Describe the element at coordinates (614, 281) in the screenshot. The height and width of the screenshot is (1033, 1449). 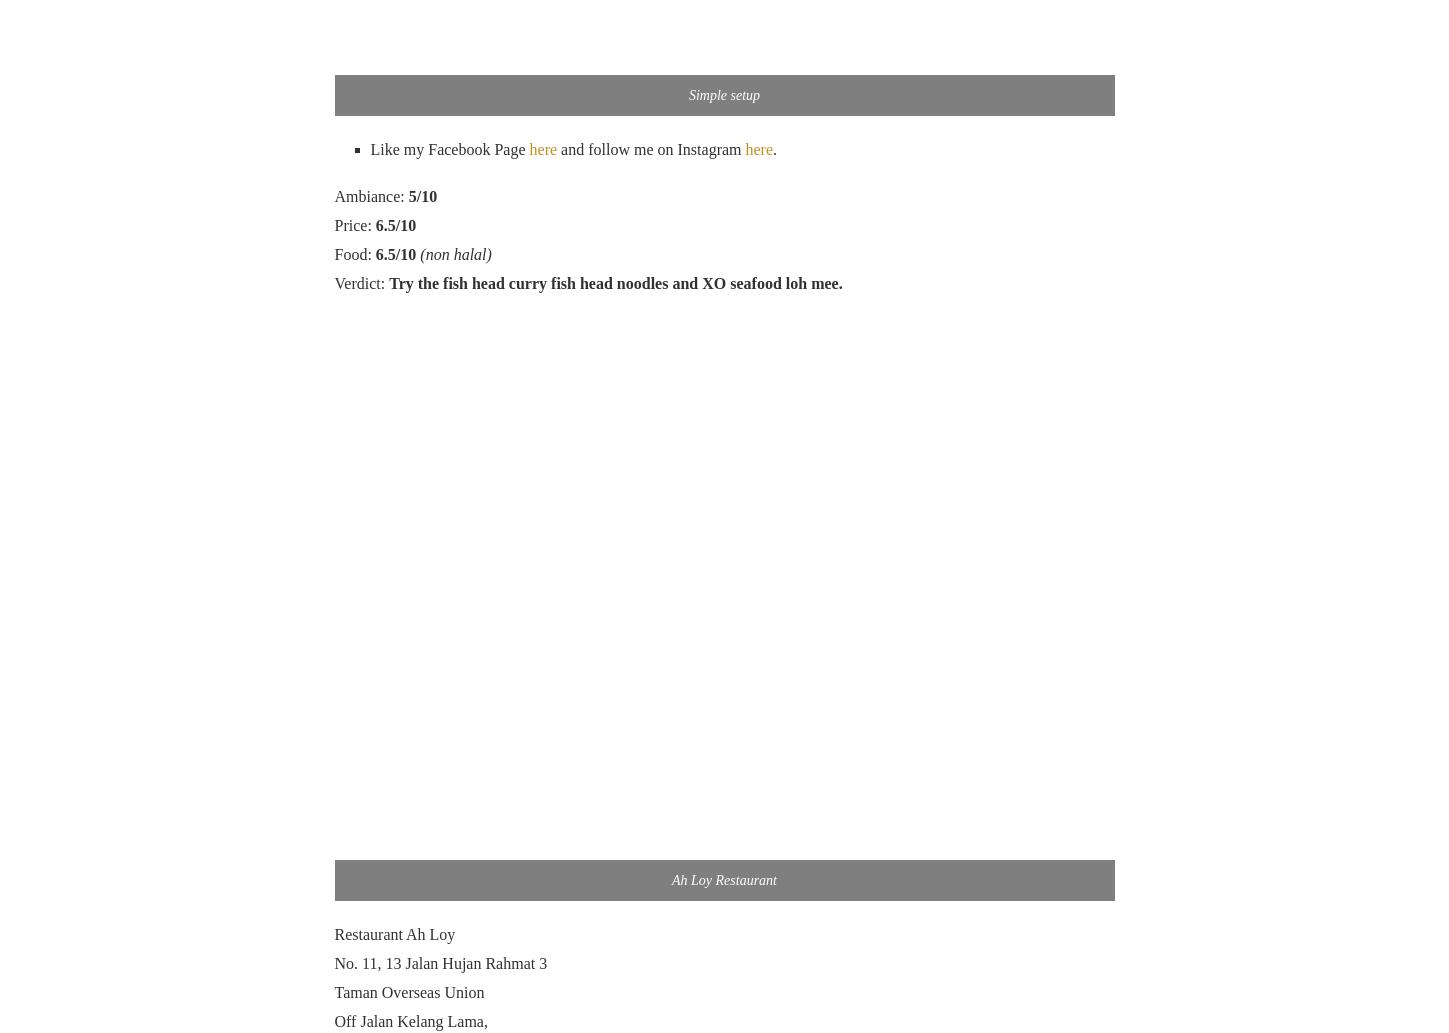
I see `'Try the fish head curry fish head noodles and XO seafood loh mee.'` at that location.